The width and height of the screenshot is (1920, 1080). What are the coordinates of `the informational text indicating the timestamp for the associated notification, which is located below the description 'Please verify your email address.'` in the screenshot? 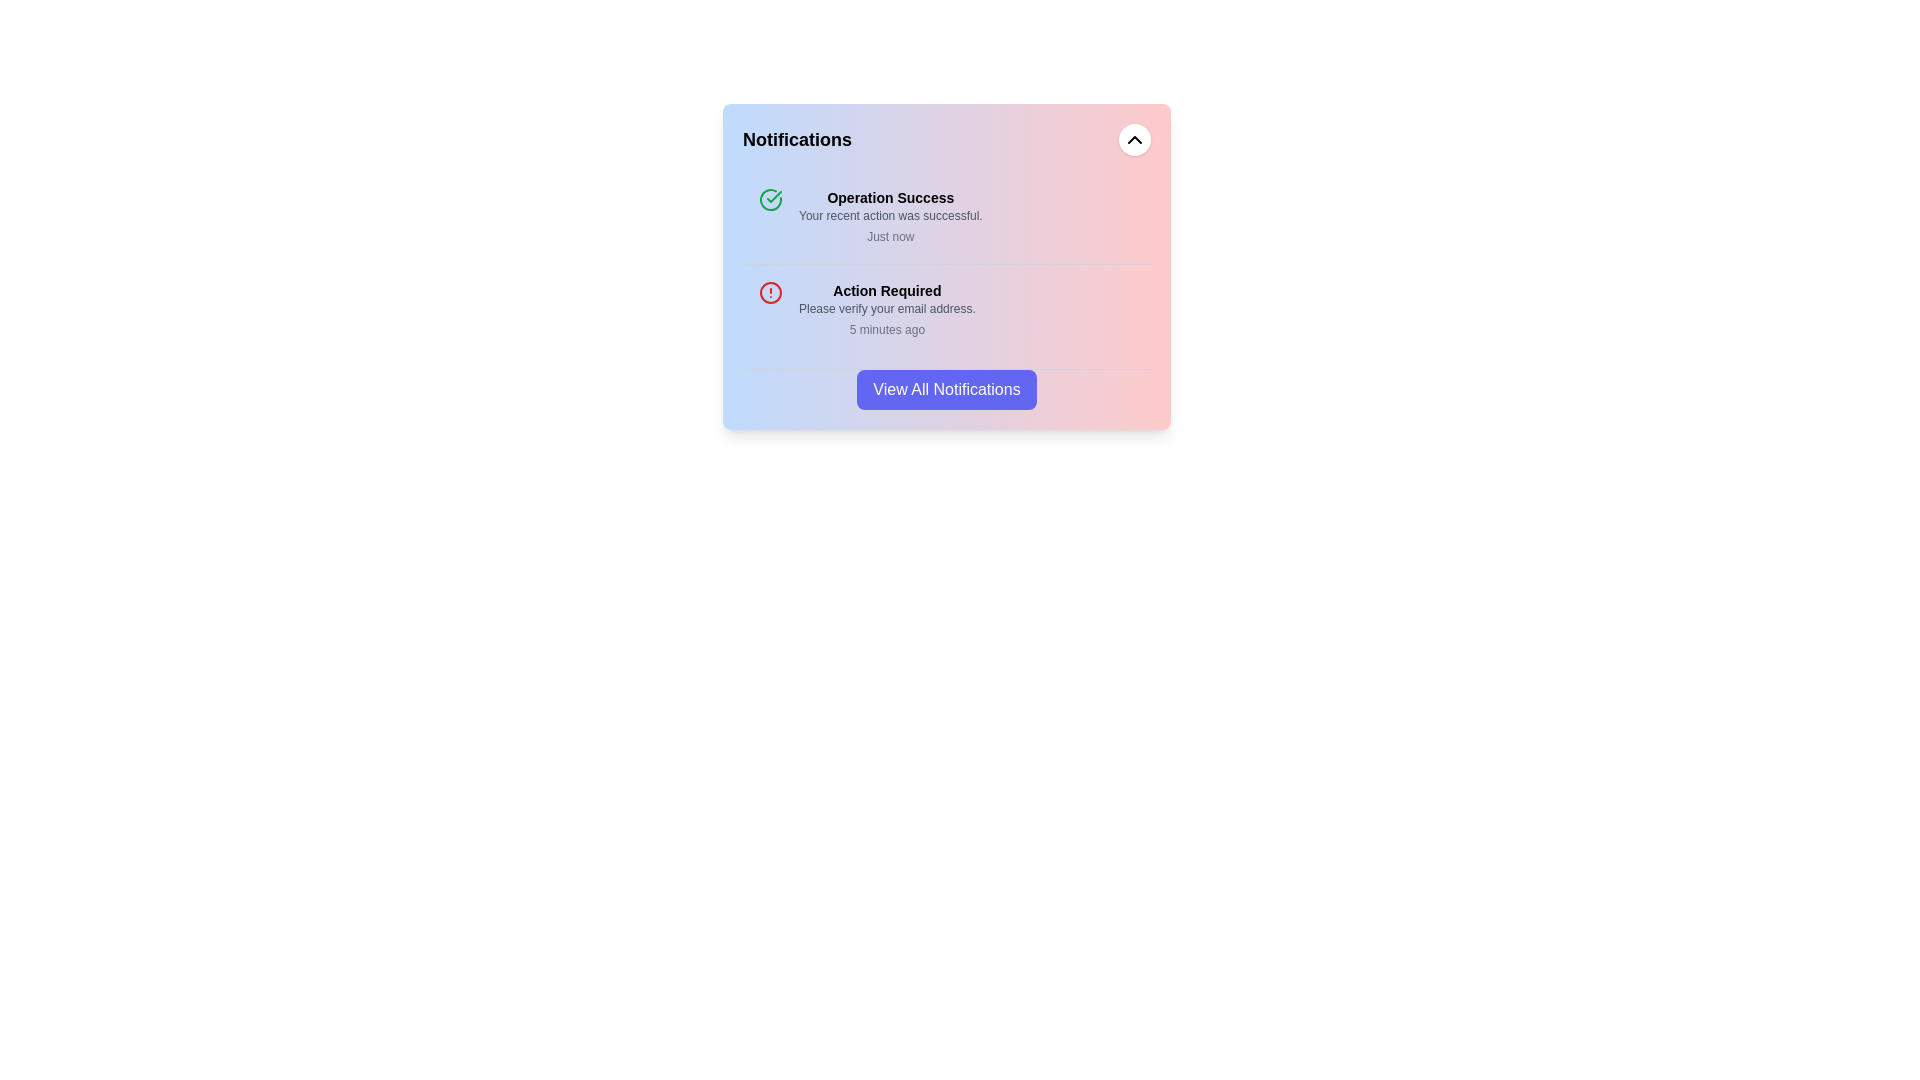 It's located at (886, 329).